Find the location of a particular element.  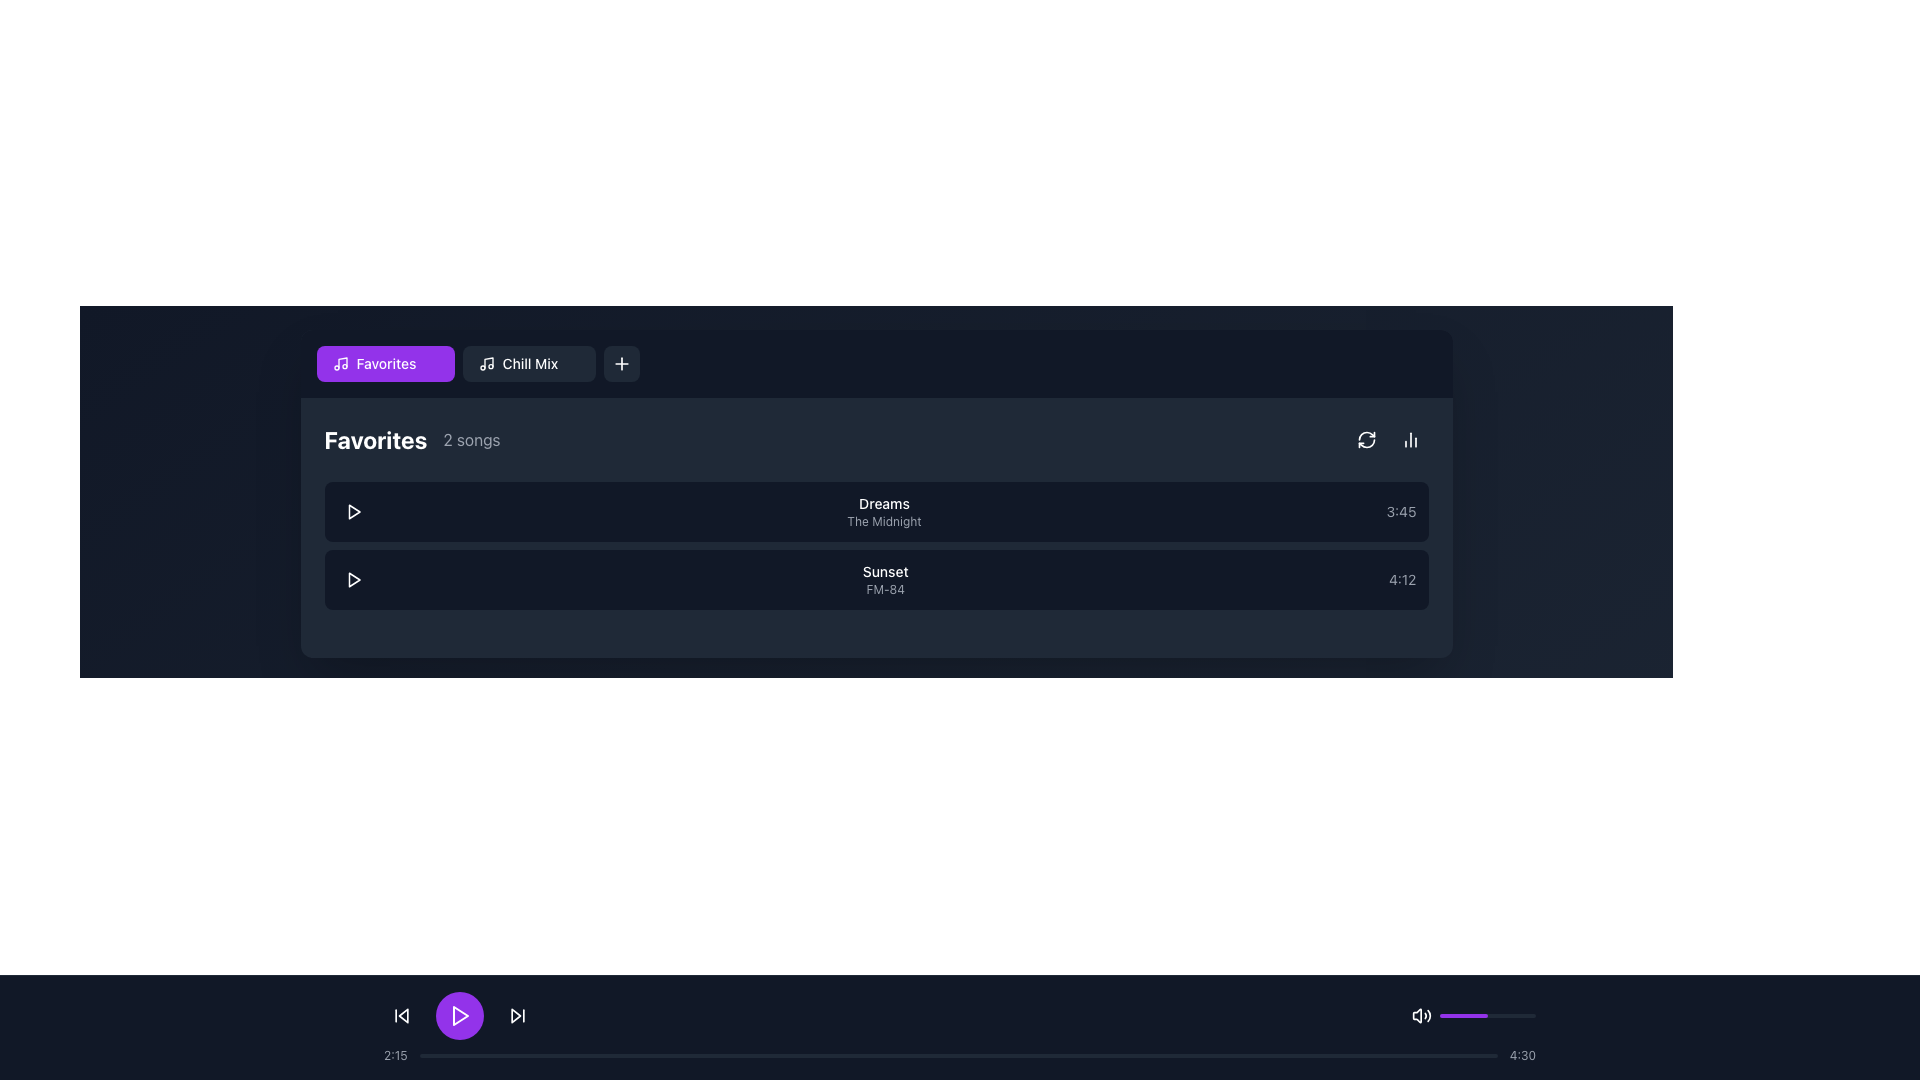

the circular refresh button with a bold white arrow on a dark background is located at coordinates (1365, 438).